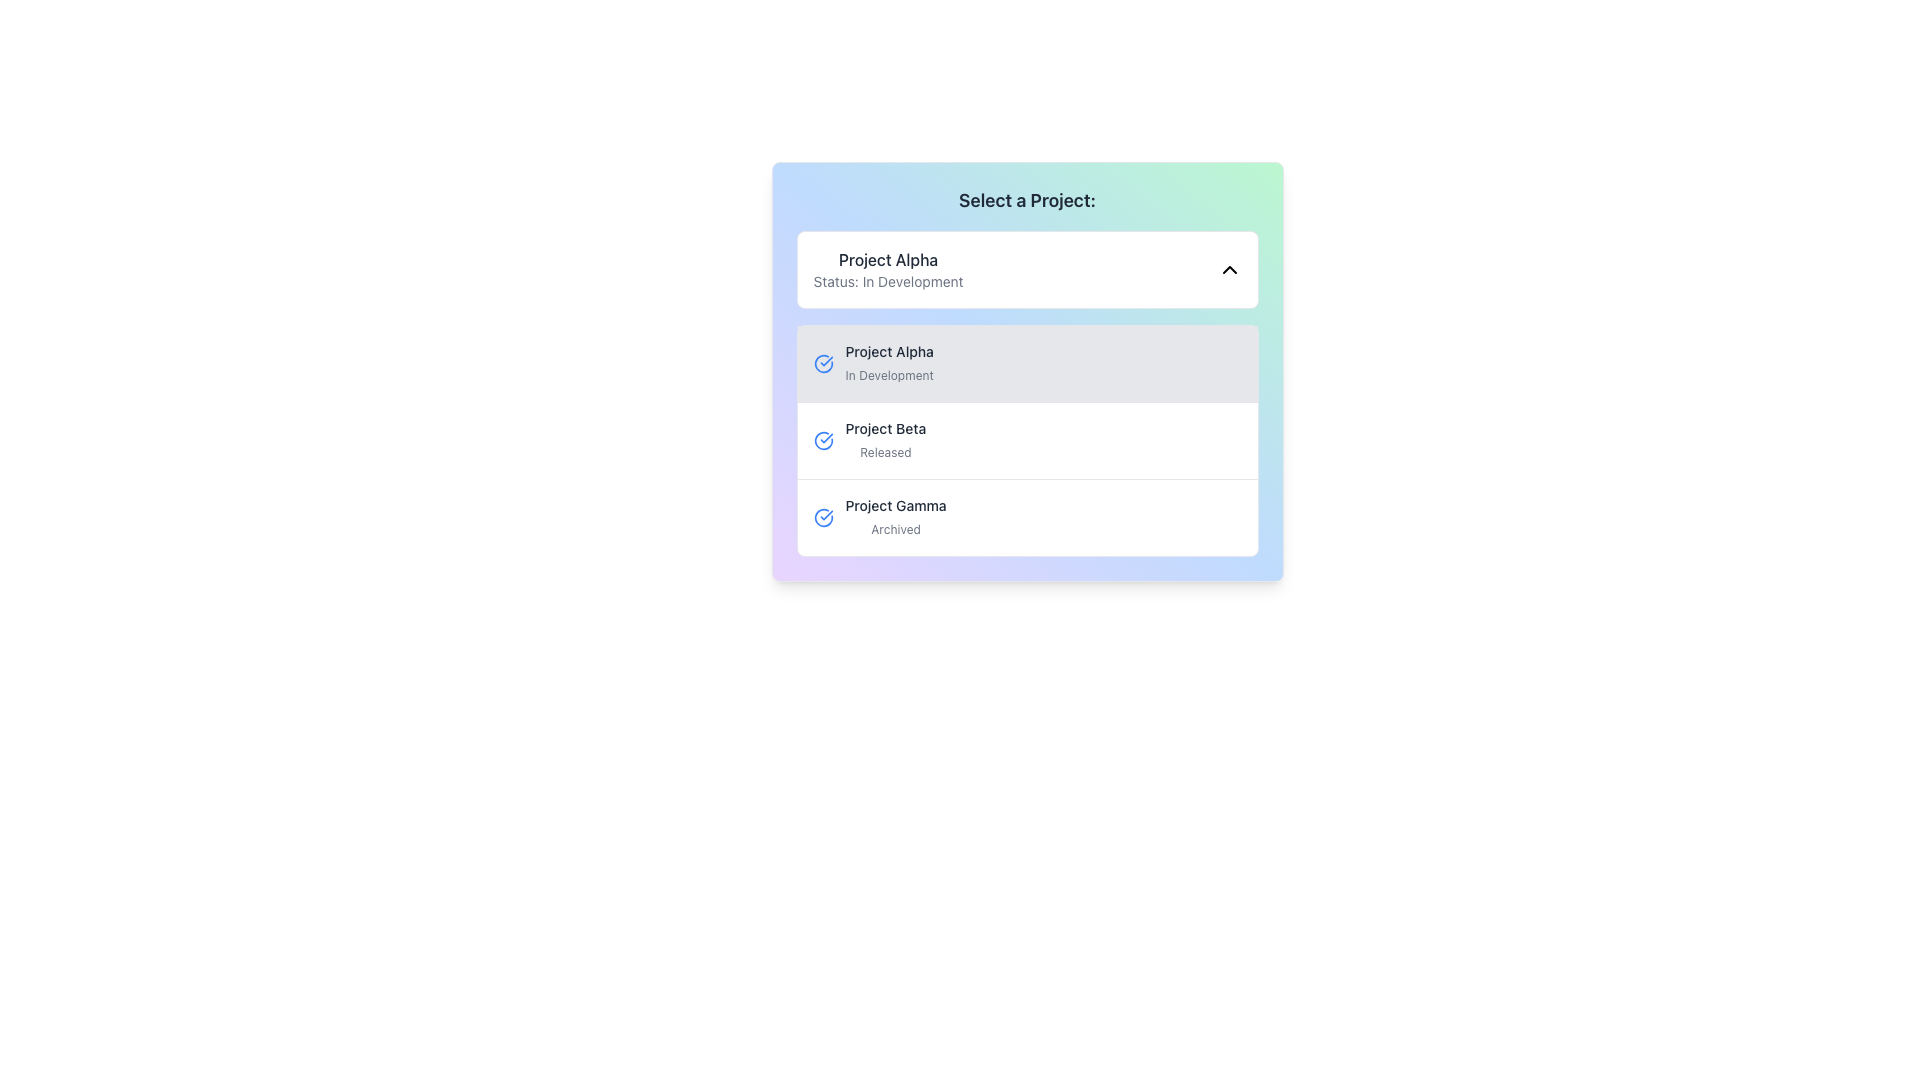 The image size is (1920, 1080). I want to click on the circular SVG graphical element that is part of the checkmark icon next to 'Project Alpha' in the project list, so click(823, 363).